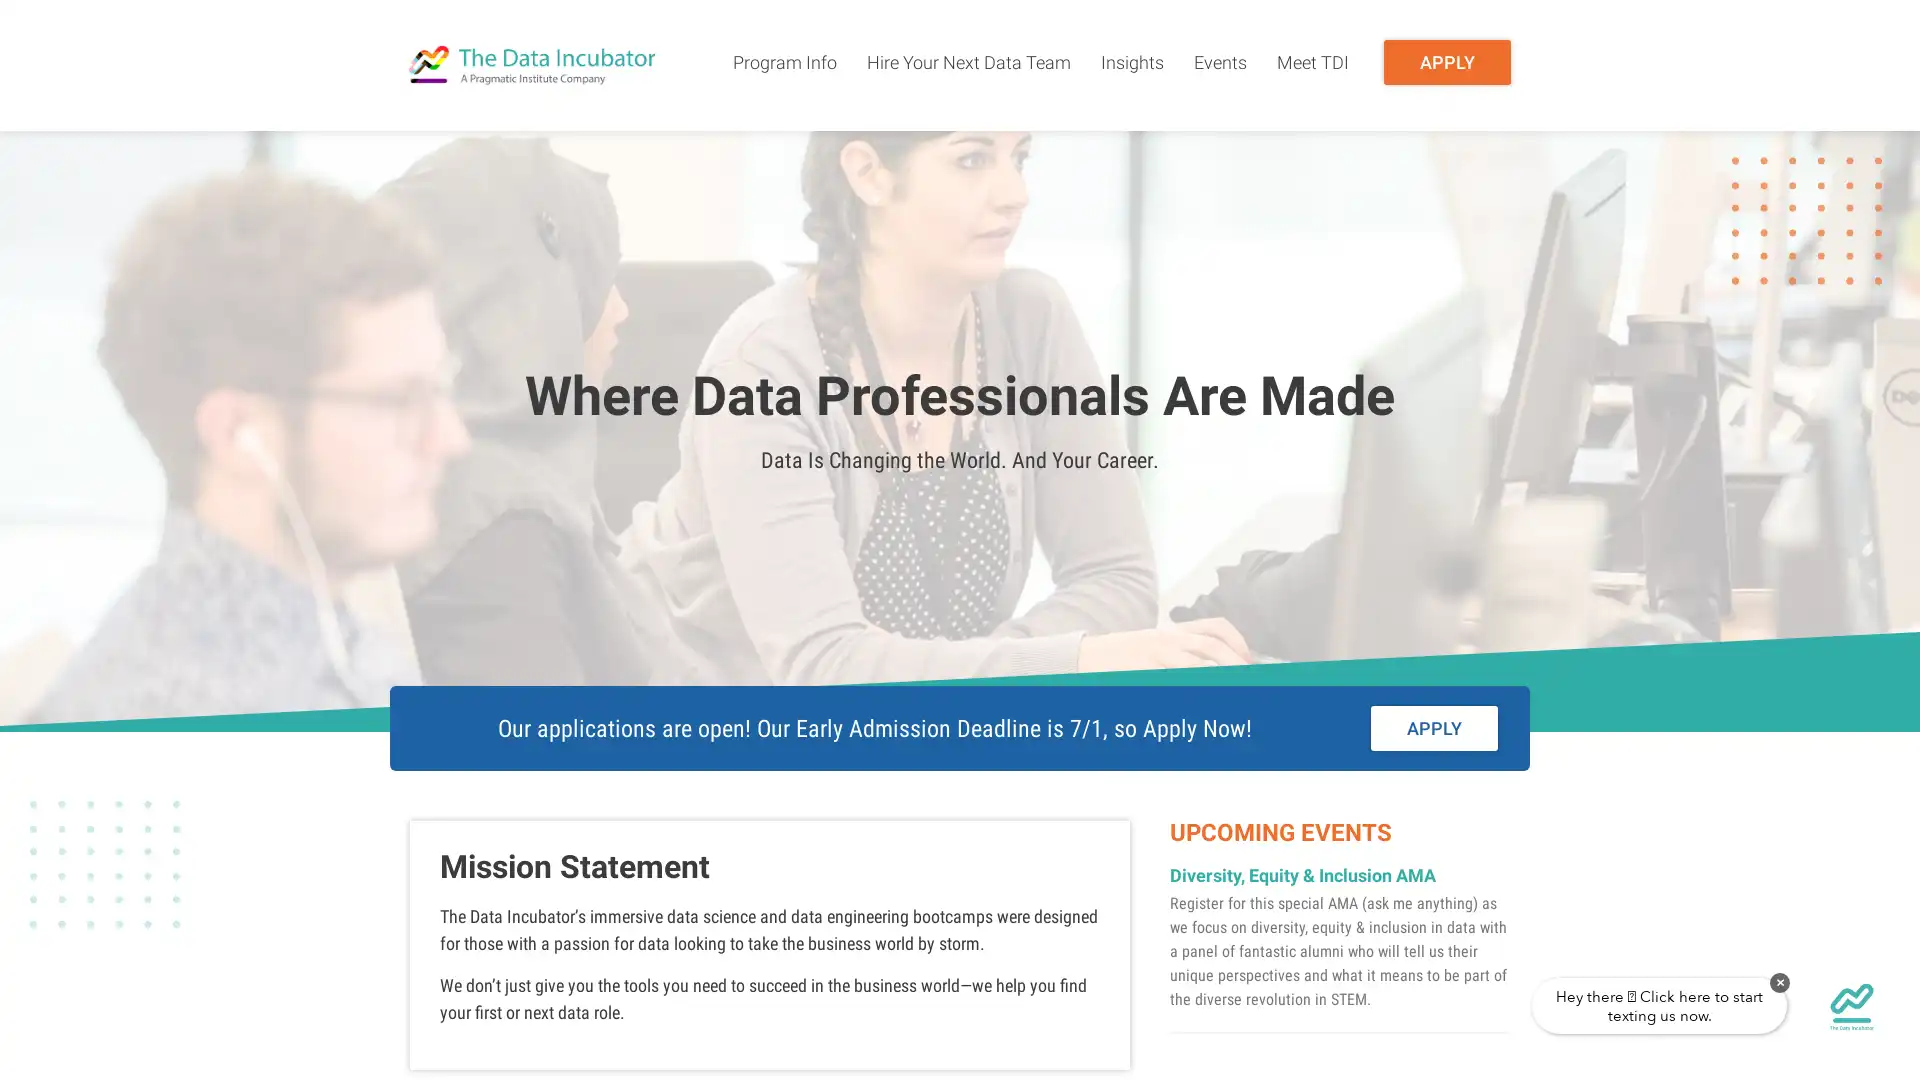 The width and height of the screenshot is (1920, 1080). I want to click on APPLY, so click(1447, 61).